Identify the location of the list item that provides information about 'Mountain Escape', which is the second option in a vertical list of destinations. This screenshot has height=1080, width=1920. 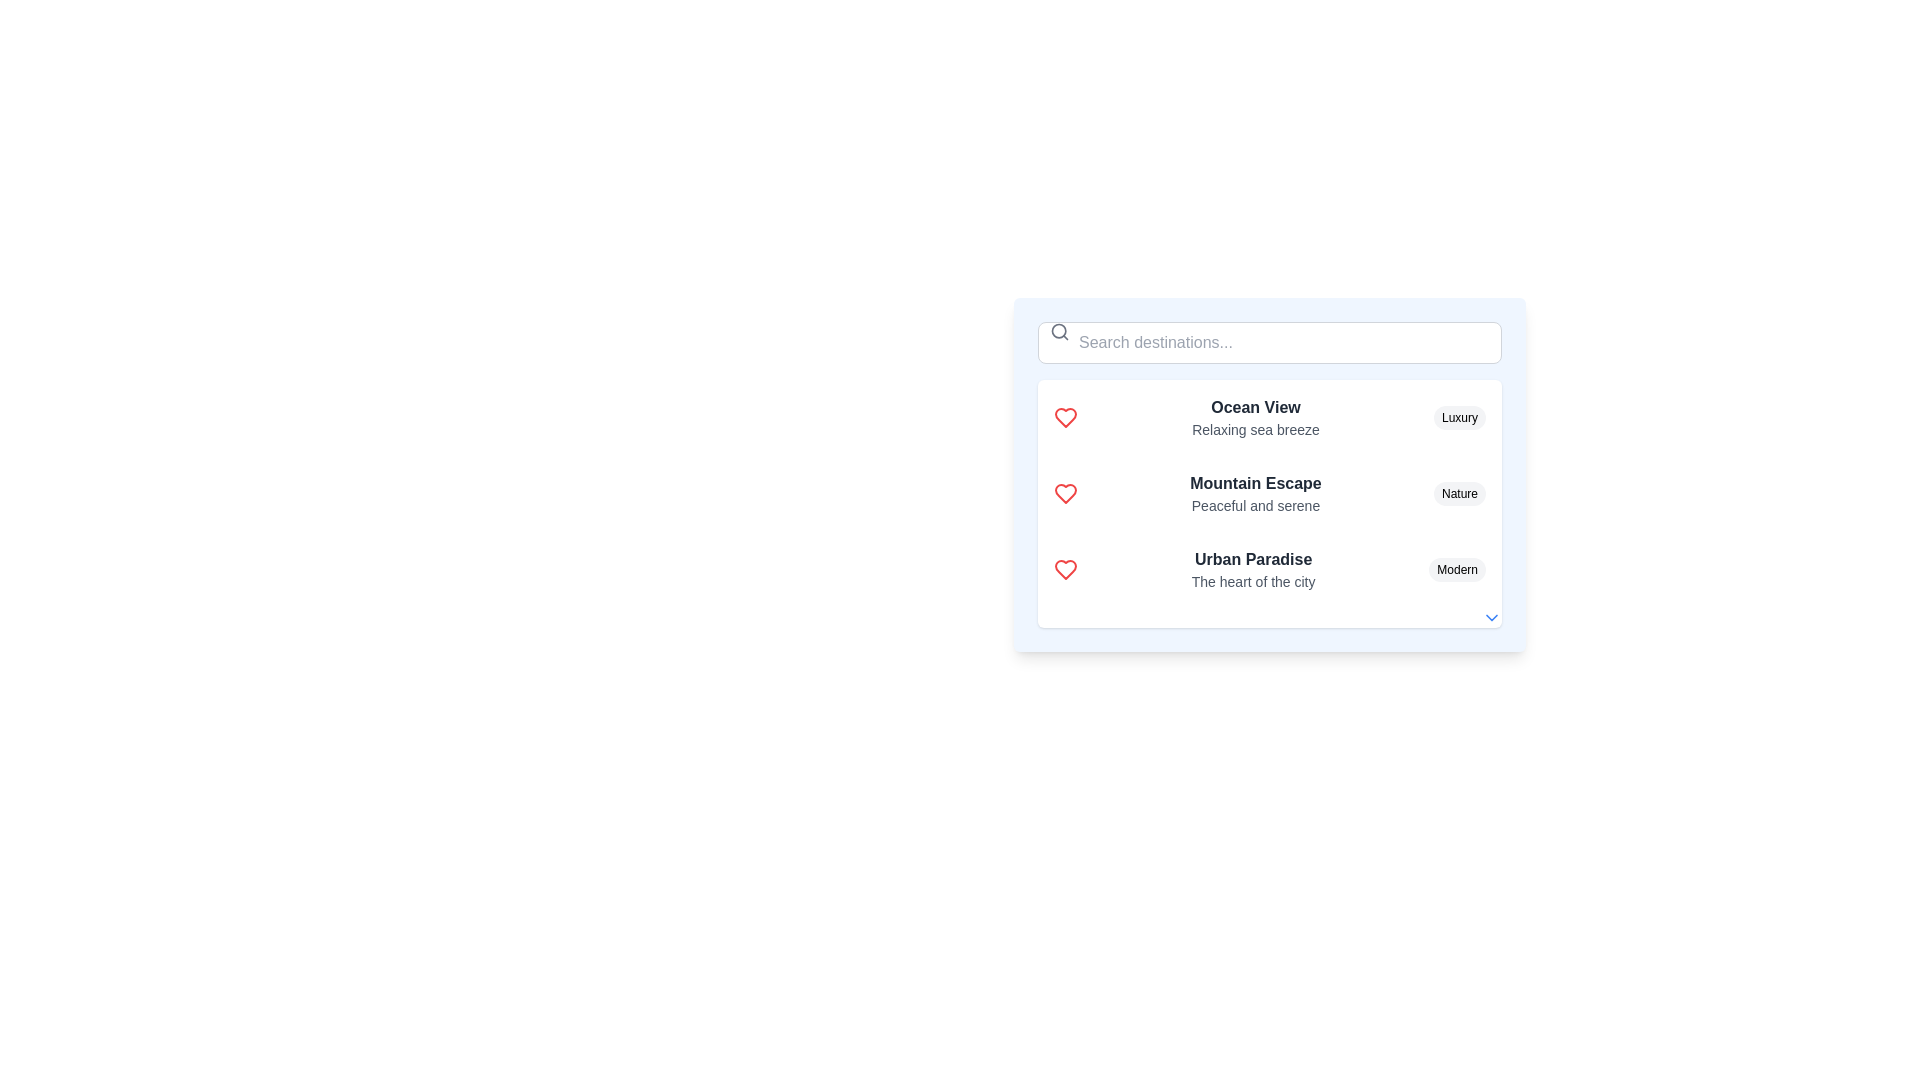
(1269, 493).